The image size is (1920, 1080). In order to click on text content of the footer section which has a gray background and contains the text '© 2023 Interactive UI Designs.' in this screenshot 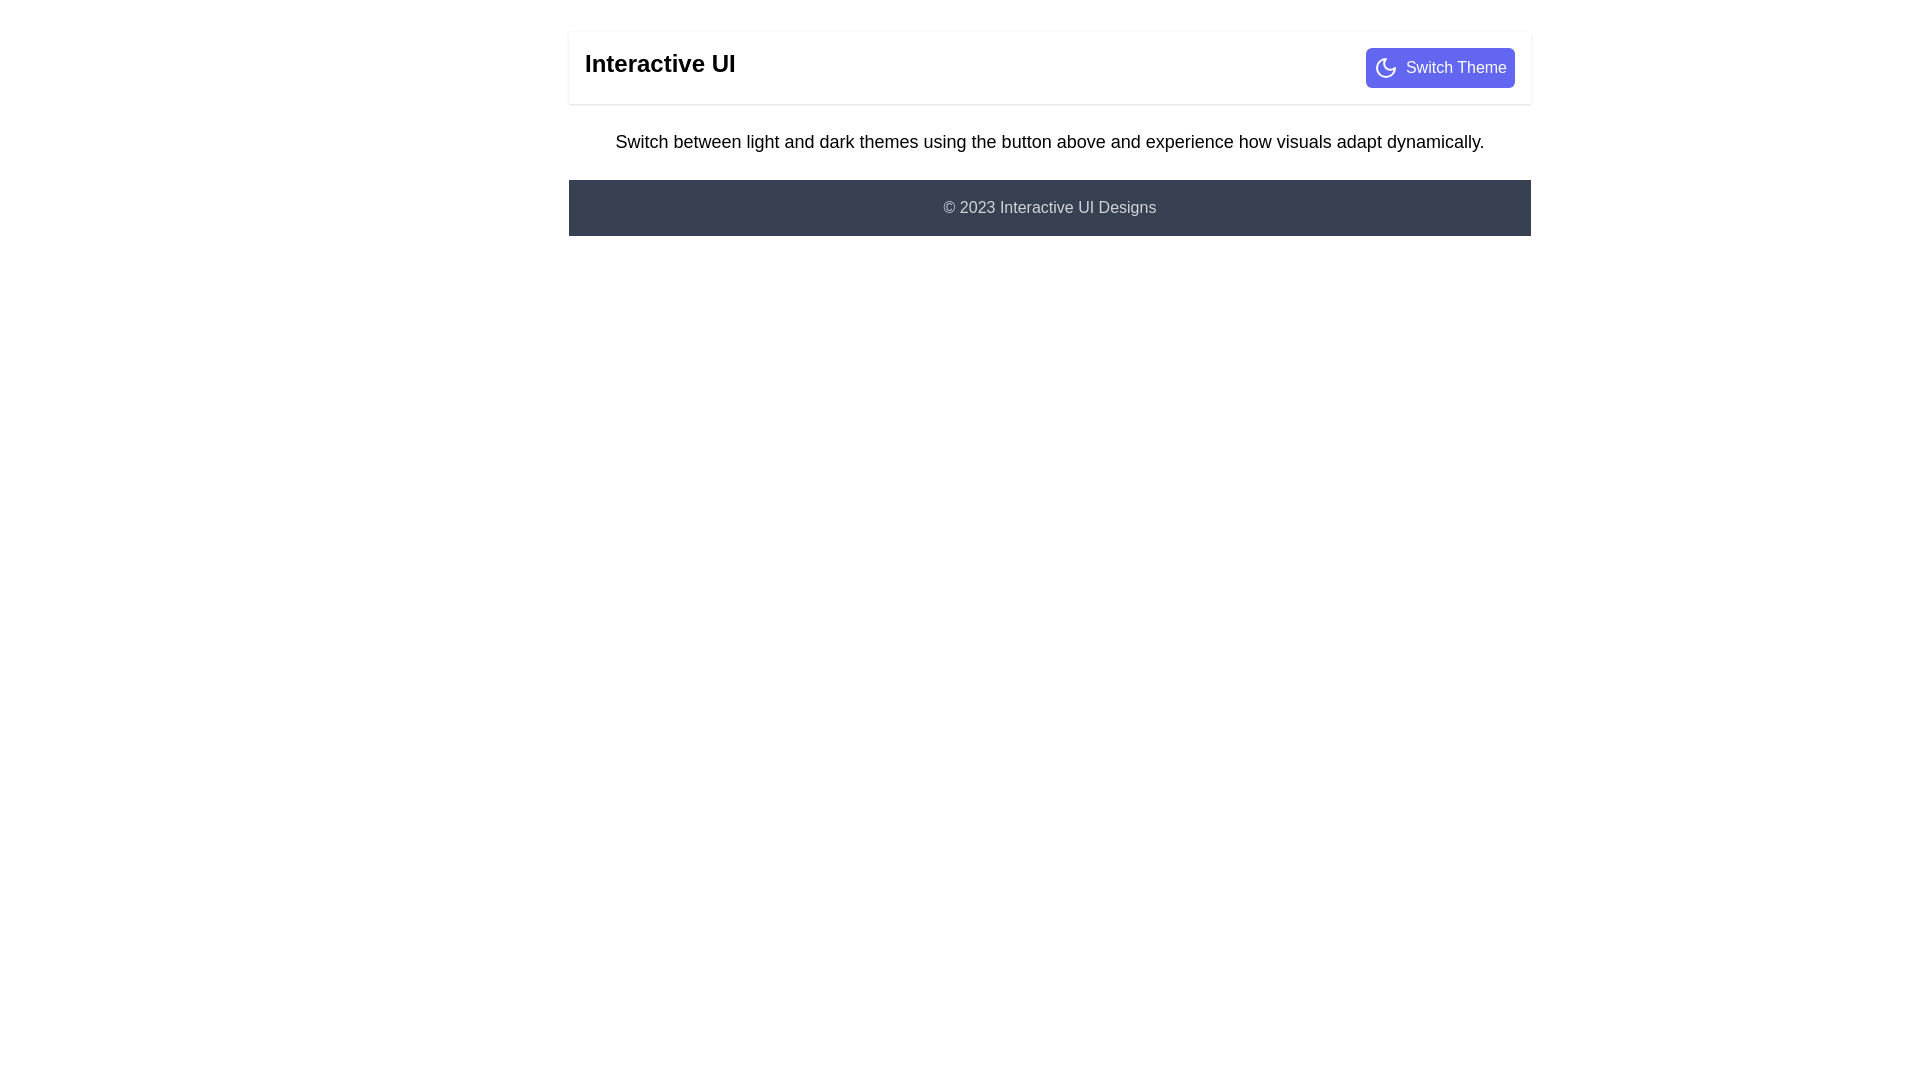, I will do `click(1049, 208)`.